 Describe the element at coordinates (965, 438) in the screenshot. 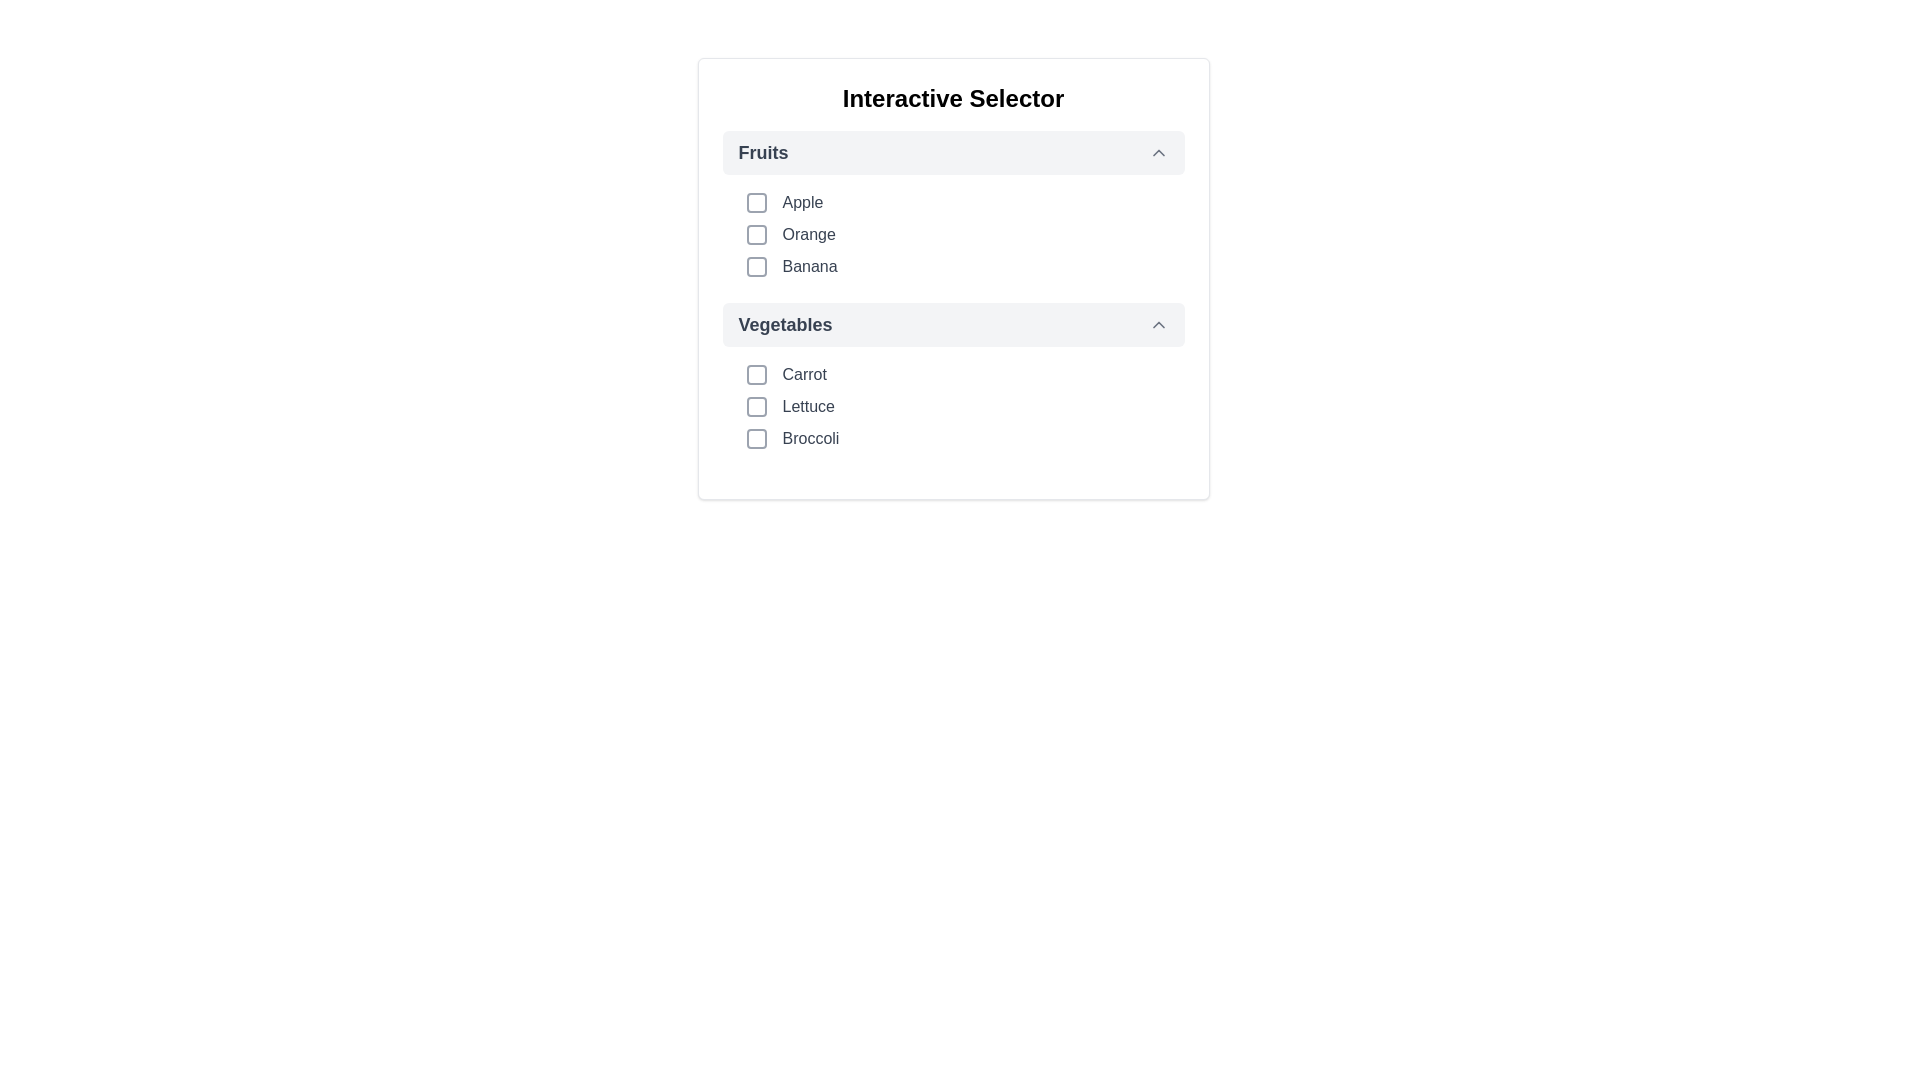

I see `the Checkbox item labeled 'Broccoli', which is the third item in the vertical list under the 'Vegetables' section` at that location.